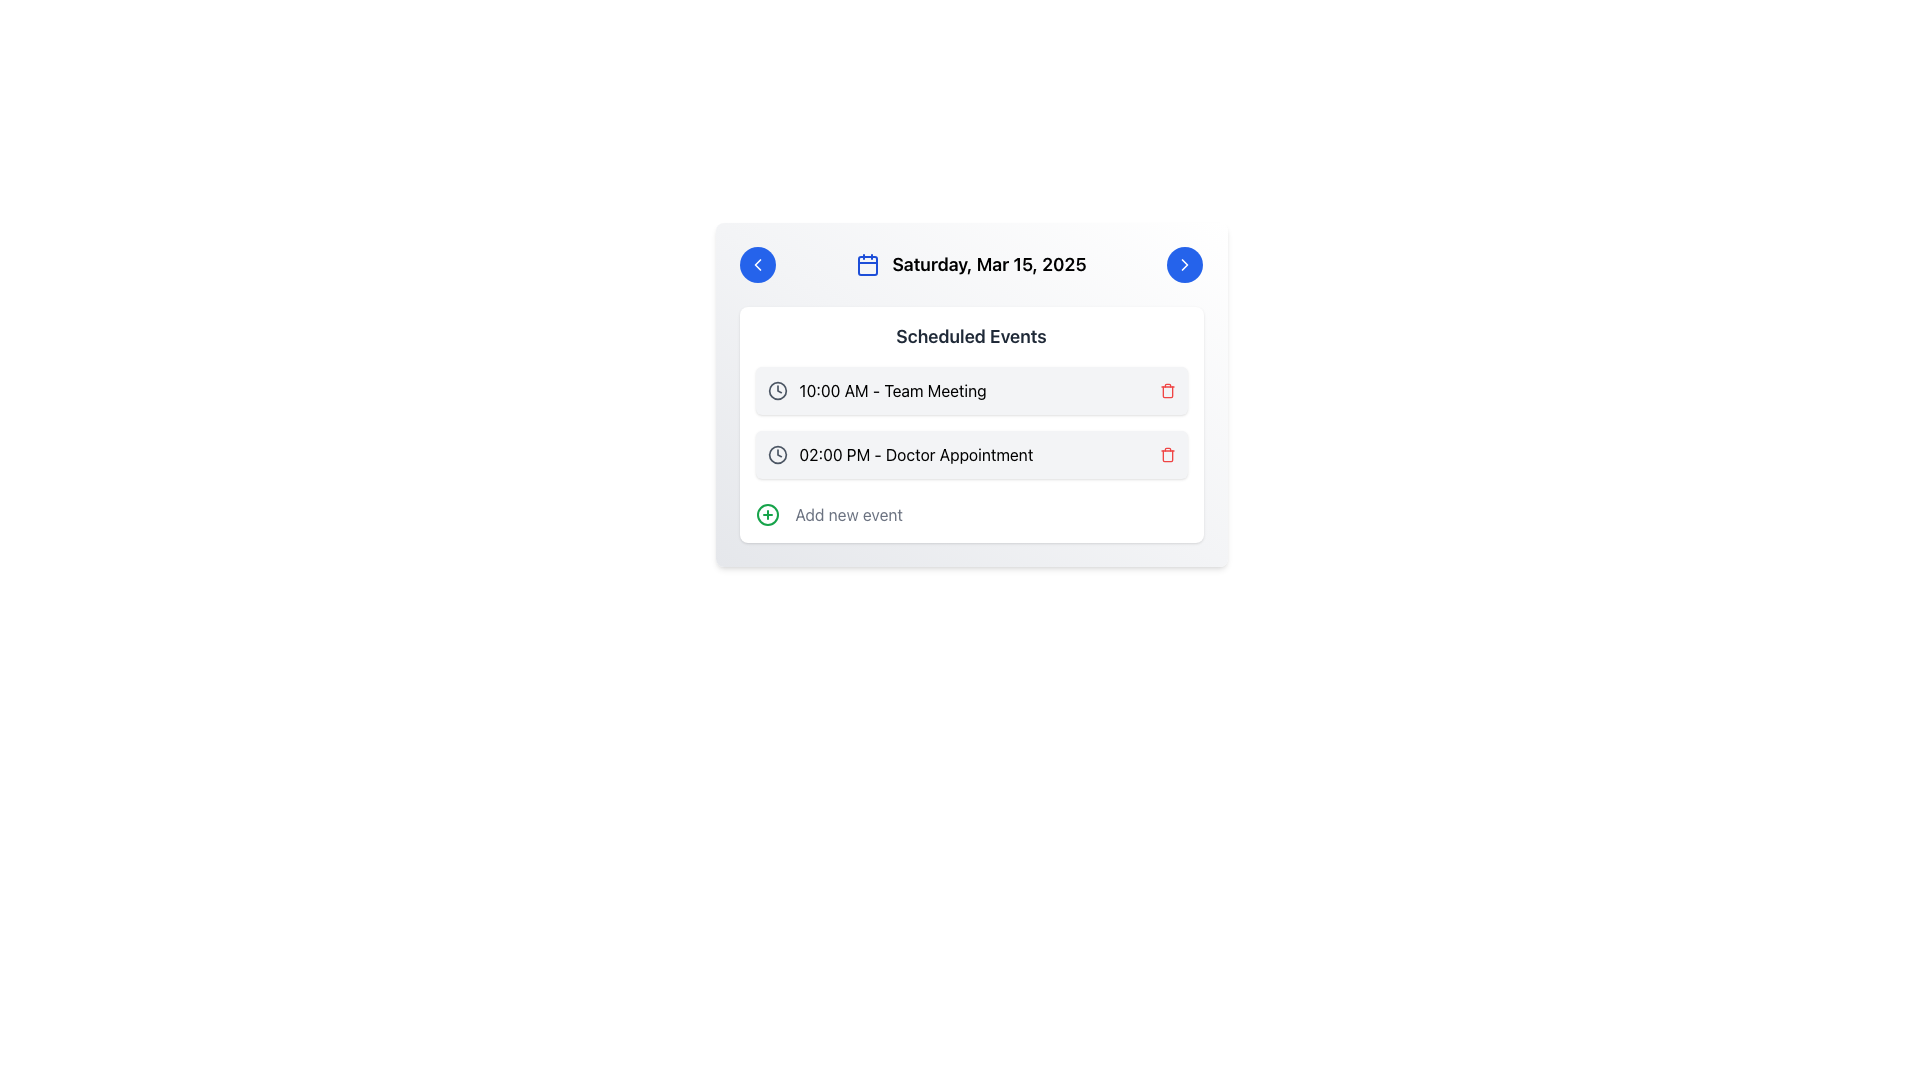  What do you see at coordinates (756, 264) in the screenshot?
I see `the navigational button on the far left of the header displaying 'Saturday, Mar 15, 2025'` at bounding box center [756, 264].